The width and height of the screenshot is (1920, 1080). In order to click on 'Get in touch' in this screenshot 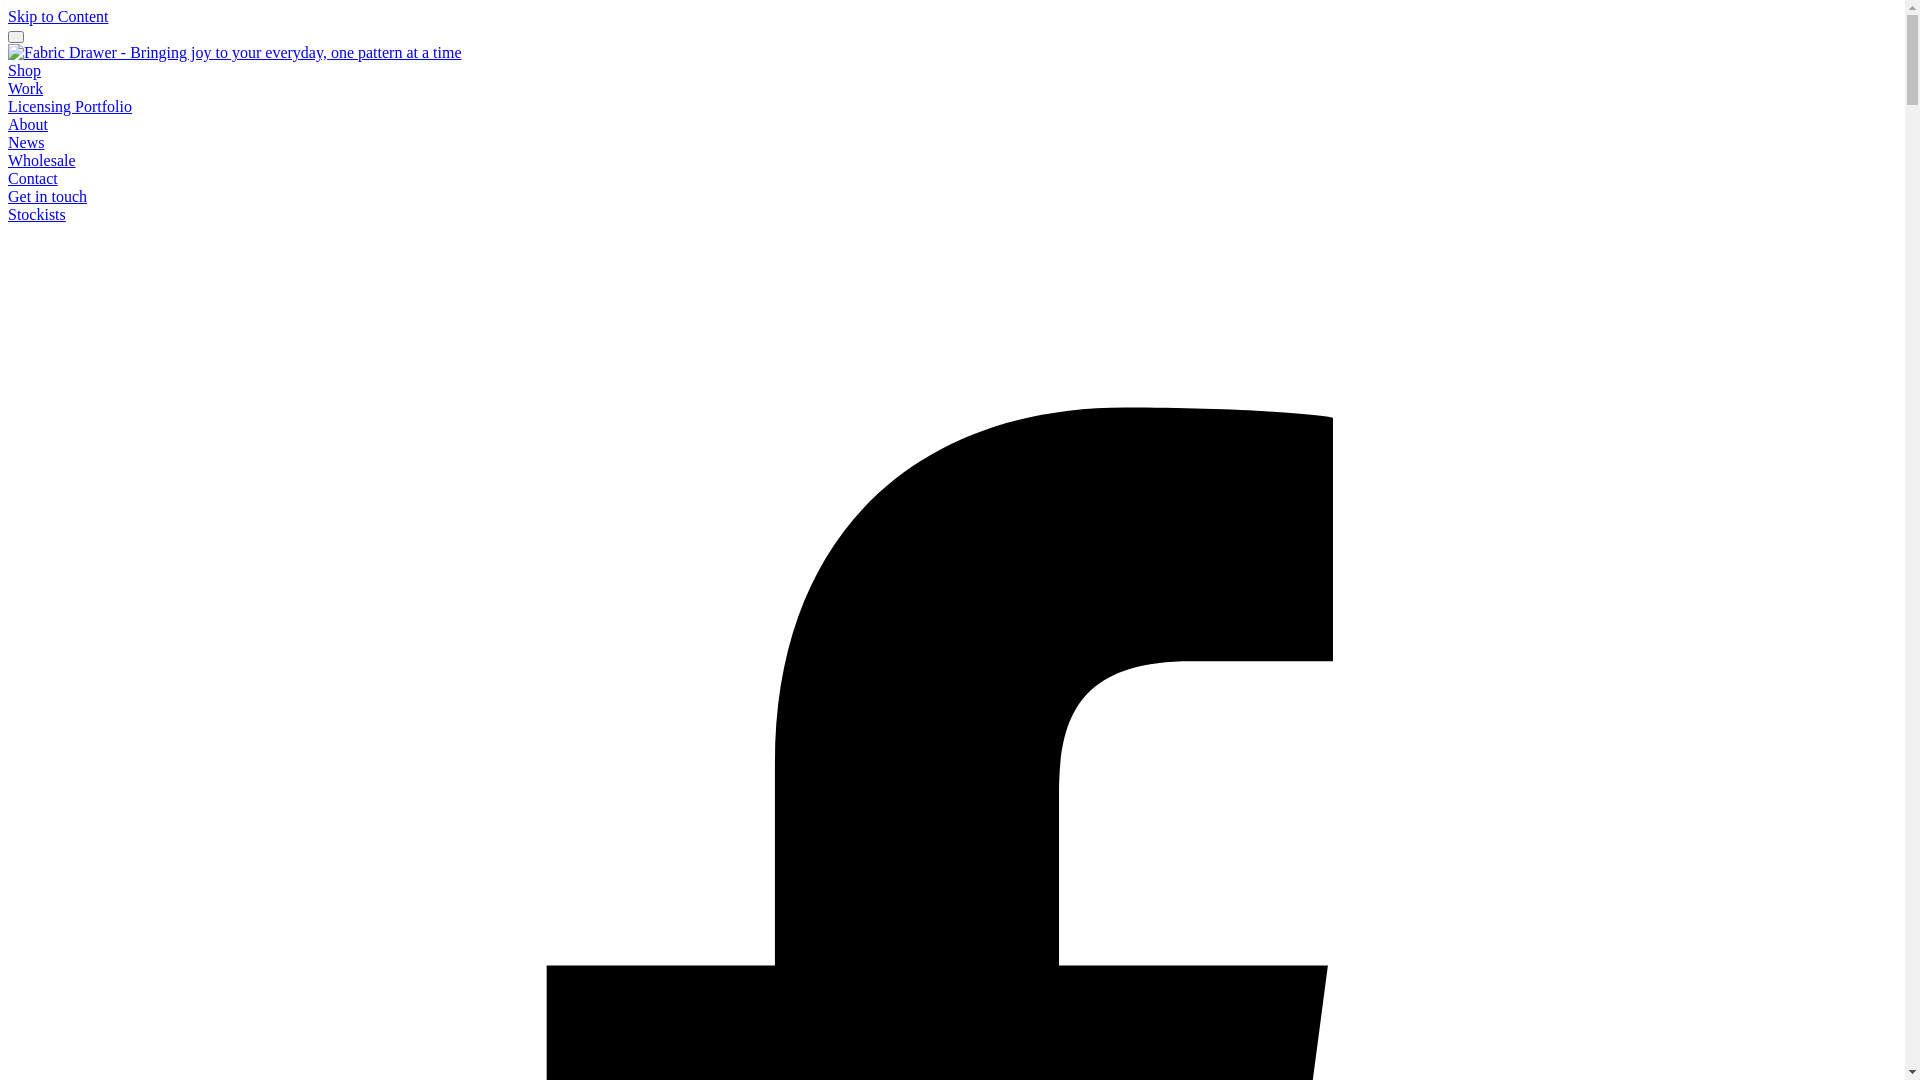, I will do `click(8, 196)`.